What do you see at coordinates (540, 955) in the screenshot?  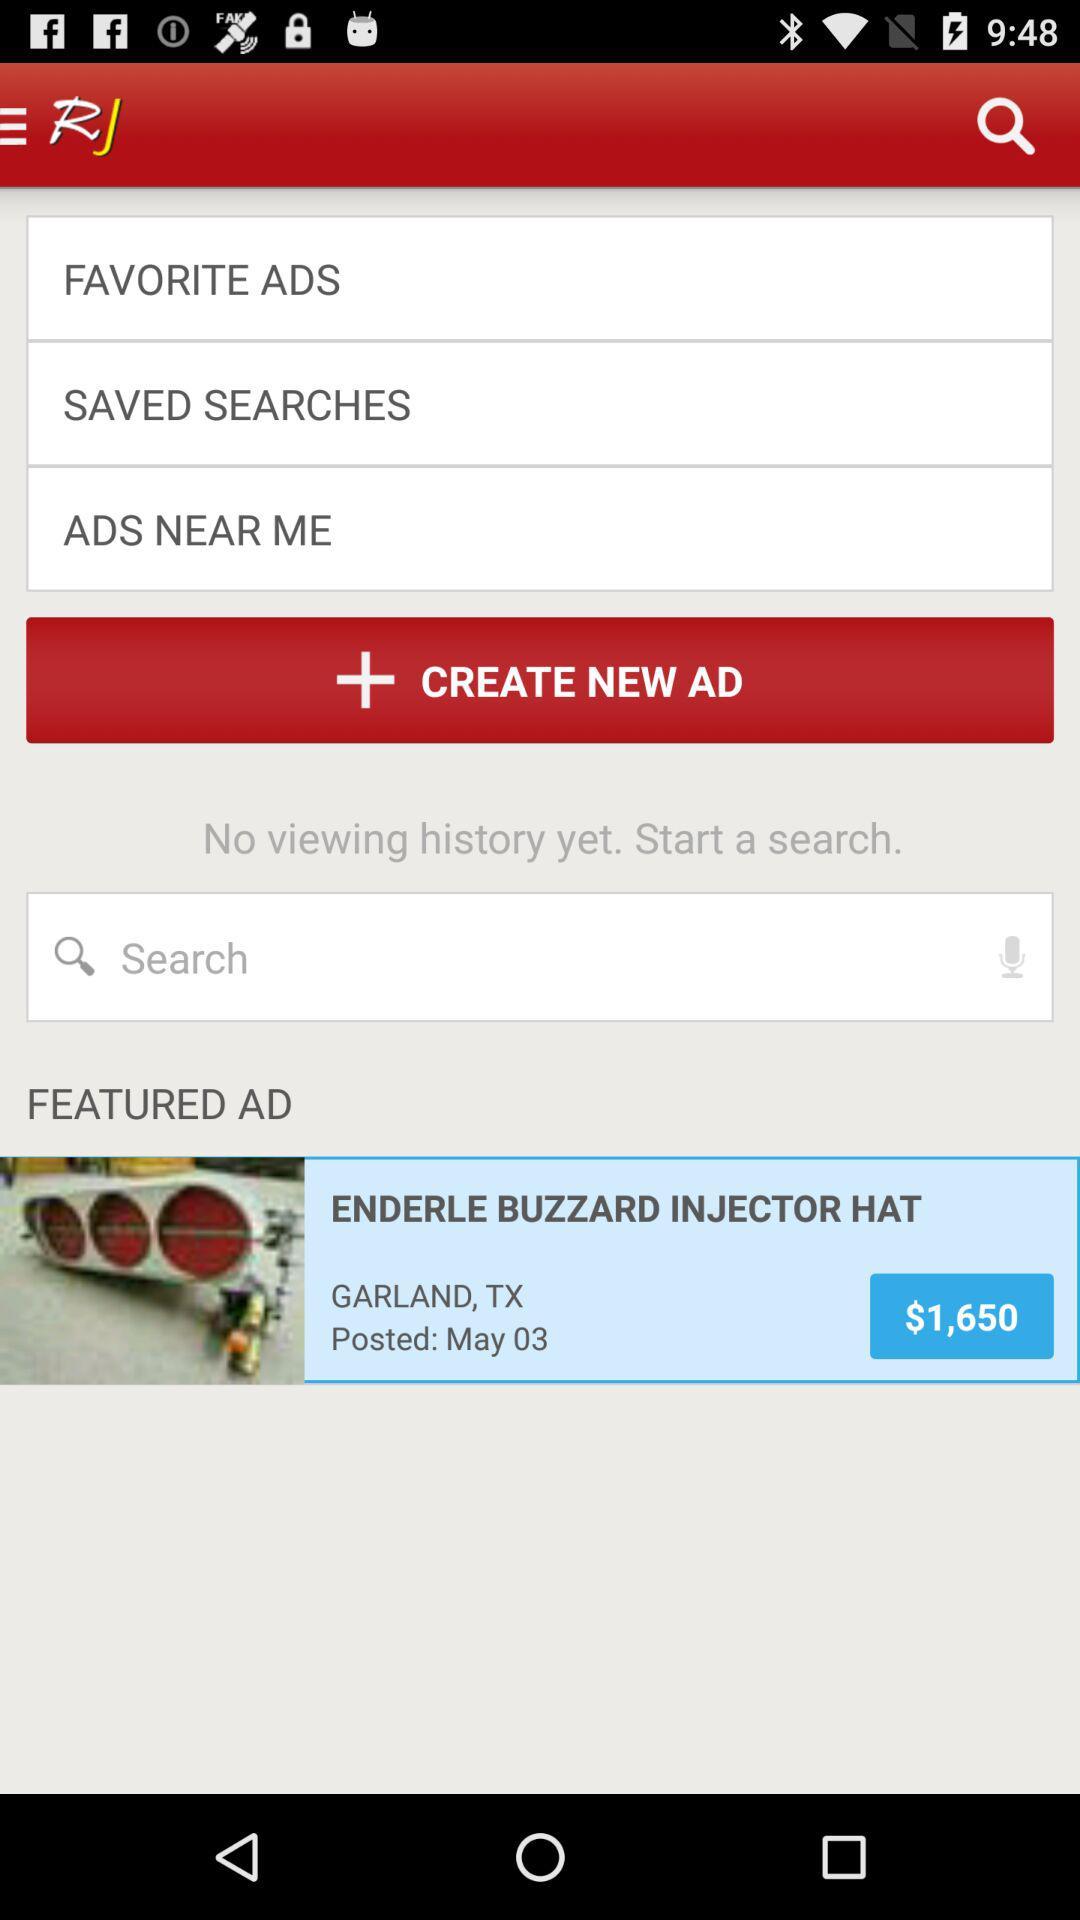 I see `search` at bounding box center [540, 955].